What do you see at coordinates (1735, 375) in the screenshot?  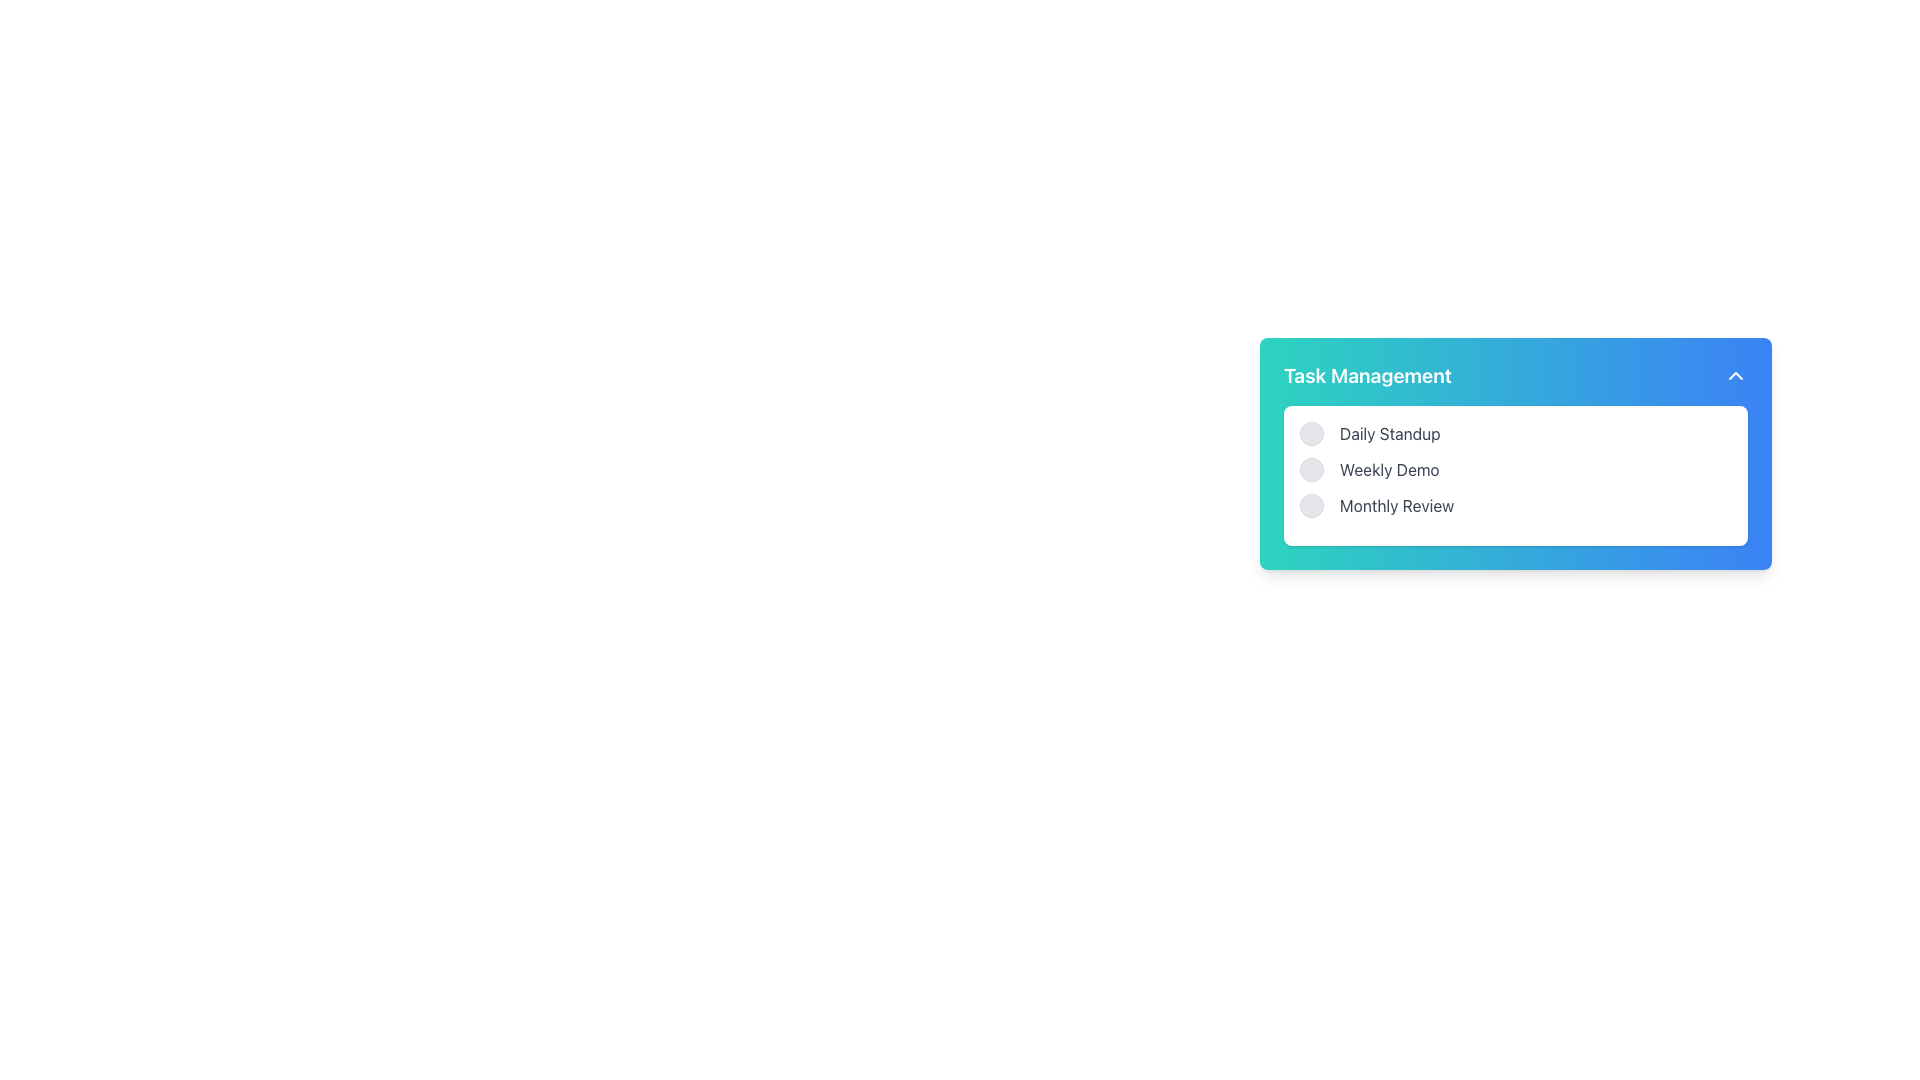 I see `the toggle button located to the far right of the 'Task Management' header section` at bounding box center [1735, 375].